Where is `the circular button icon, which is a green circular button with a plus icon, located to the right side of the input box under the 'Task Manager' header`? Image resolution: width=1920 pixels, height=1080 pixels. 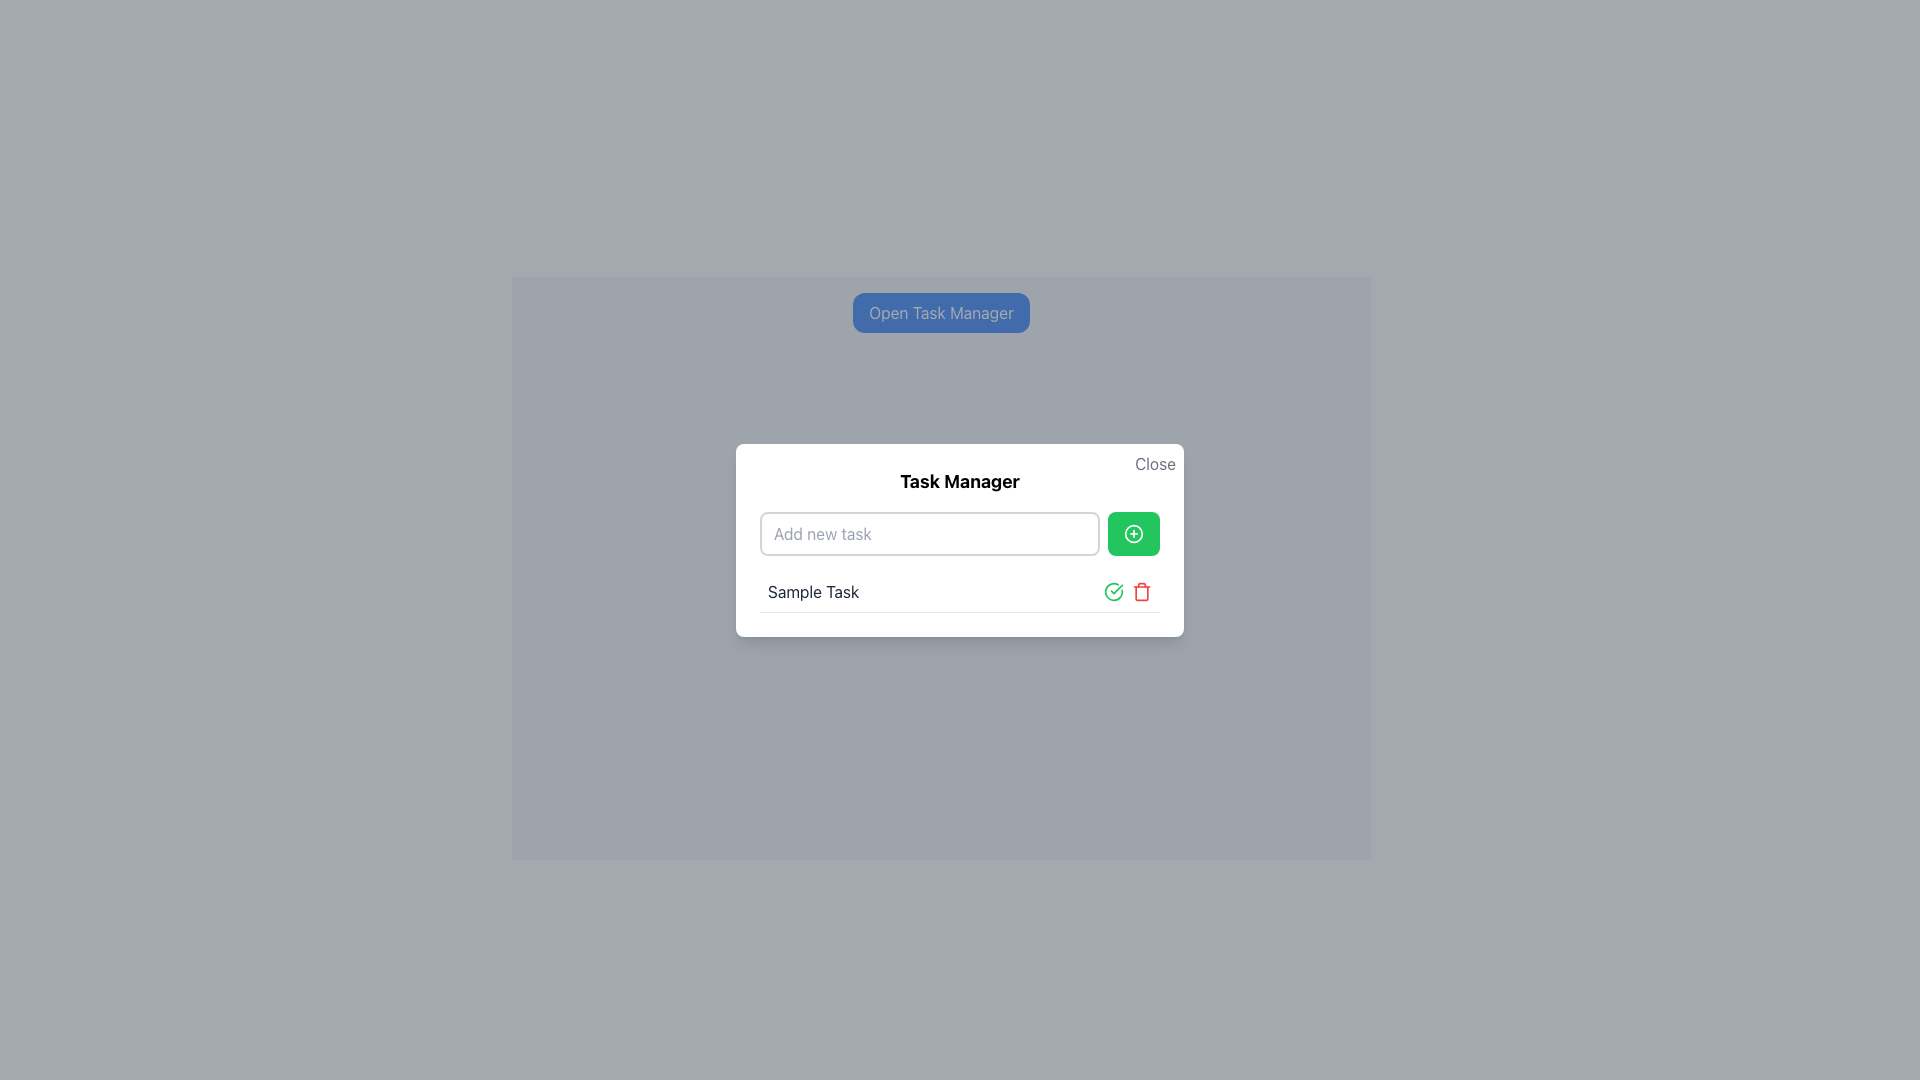
the circular button icon, which is a green circular button with a plus icon, located to the right side of the input box under the 'Task Manager' header is located at coordinates (1133, 531).